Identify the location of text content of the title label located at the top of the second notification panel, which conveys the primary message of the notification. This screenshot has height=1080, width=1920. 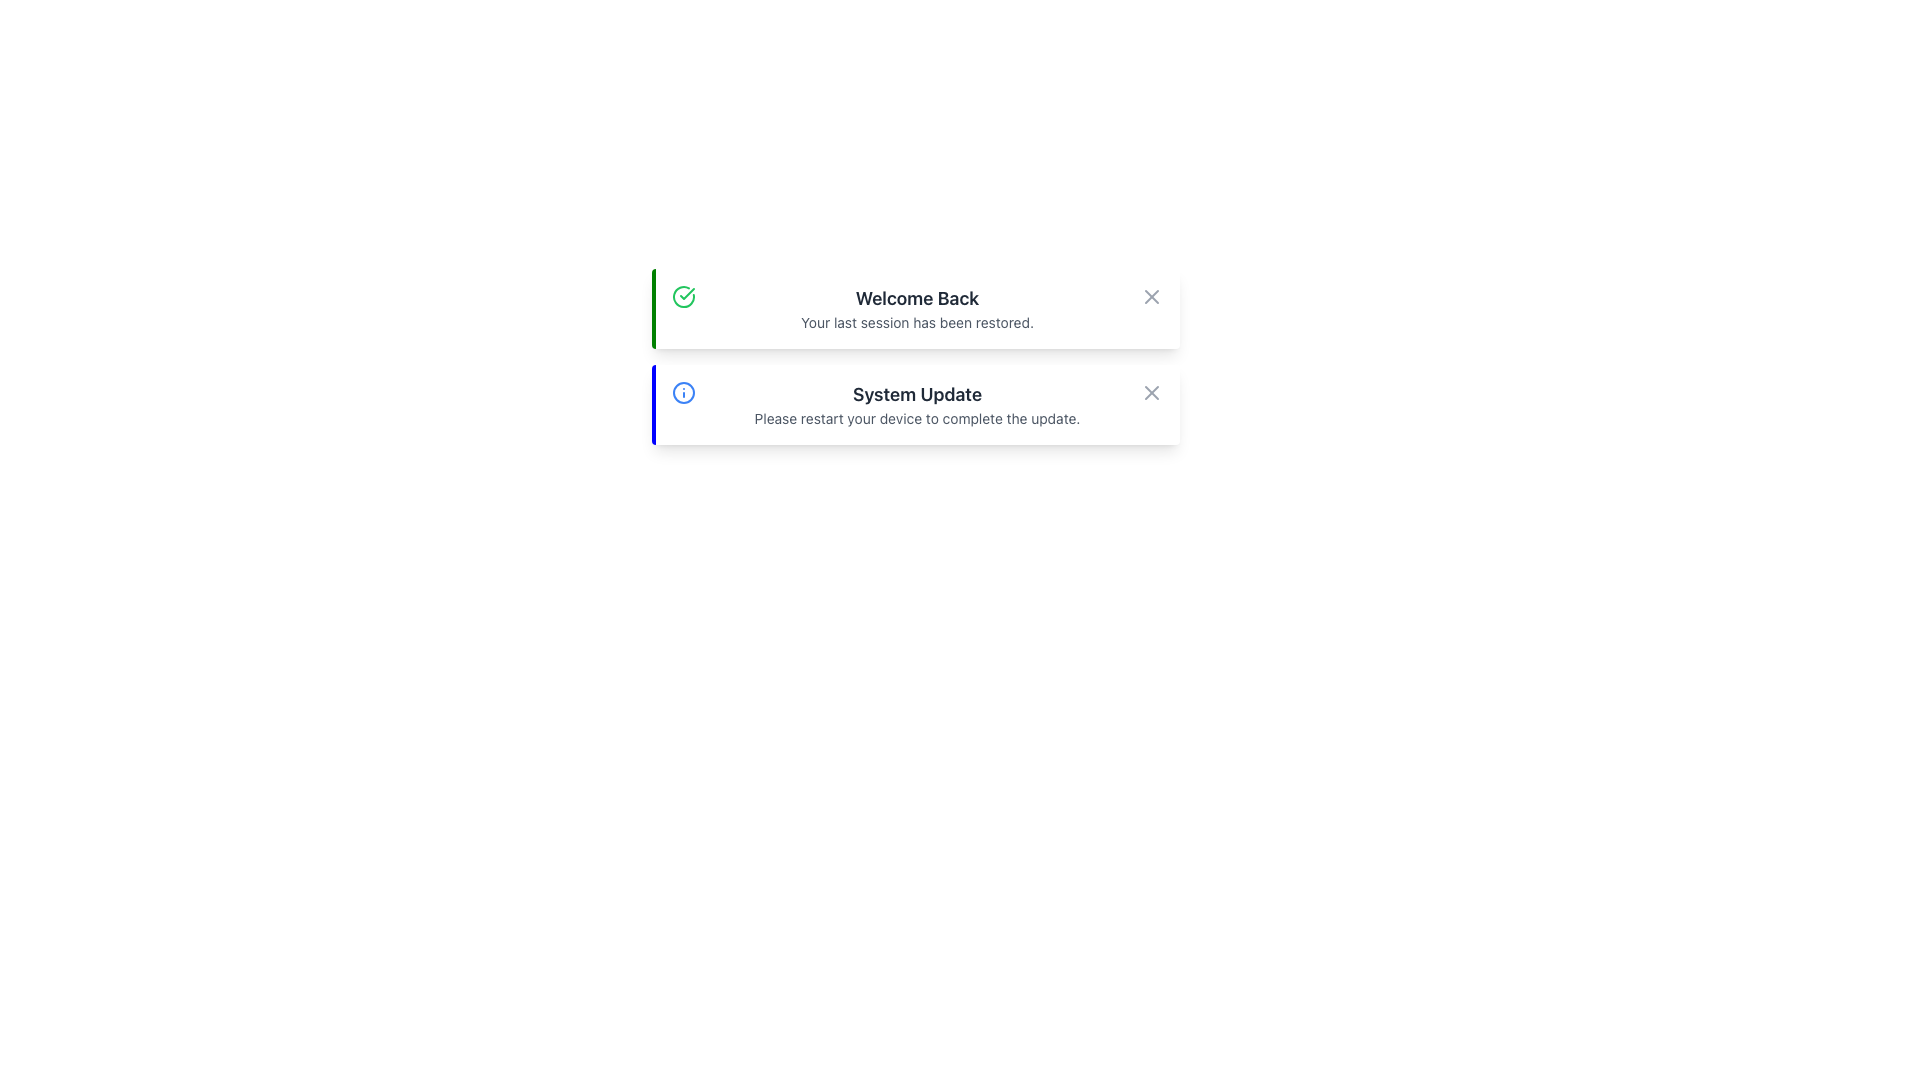
(916, 394).